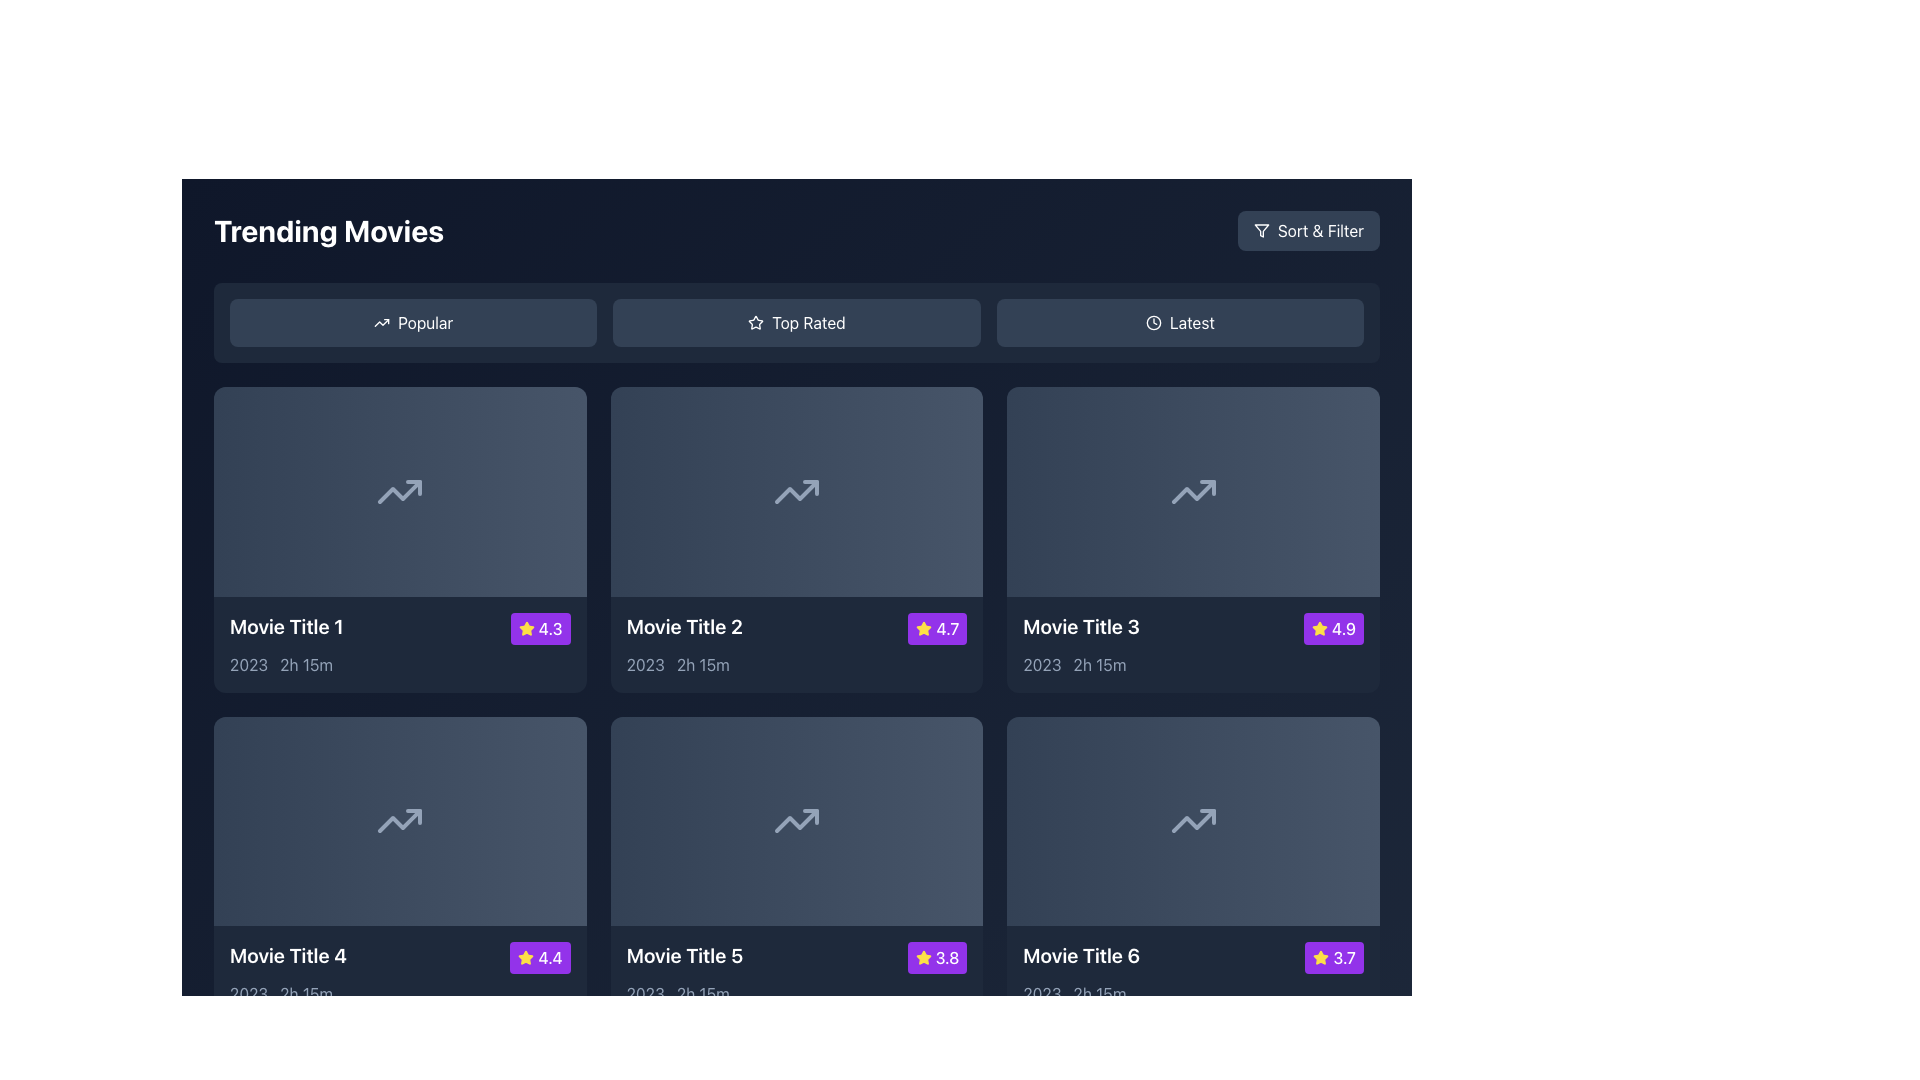 The width and height of the screenshot is (1920, 1080). What do you see at coordinates (1193, 973) in the screenshot?
I see `the text block displaying the movie title 'Movie Title 6' with a rating of '3.7', located in the lower part of a movie card in the 'Trending Movies' section` at bounding box center [1193, 973].